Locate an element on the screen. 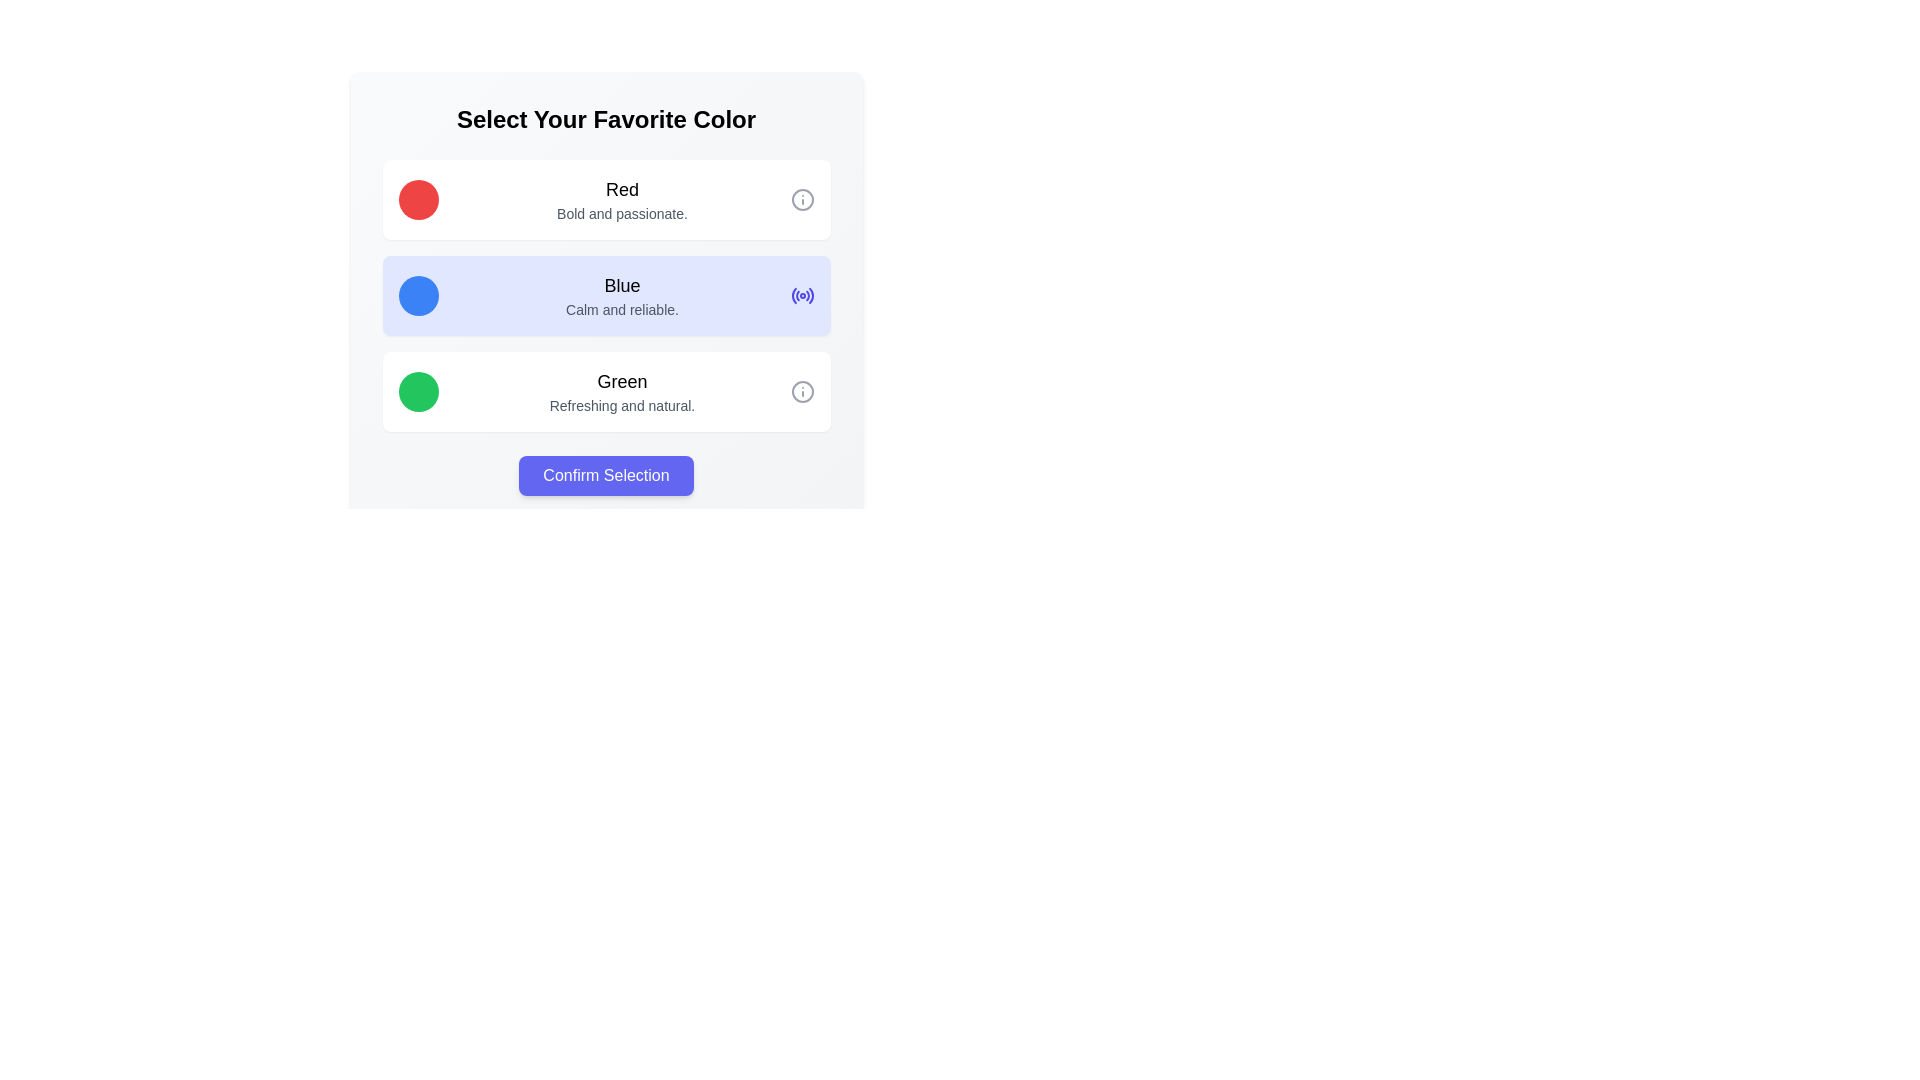  the textual display that provides information about the 'Green' selection option, located between the 'Blue' option and the 'Confirm Selection' button is located at coordinates (621, 392).